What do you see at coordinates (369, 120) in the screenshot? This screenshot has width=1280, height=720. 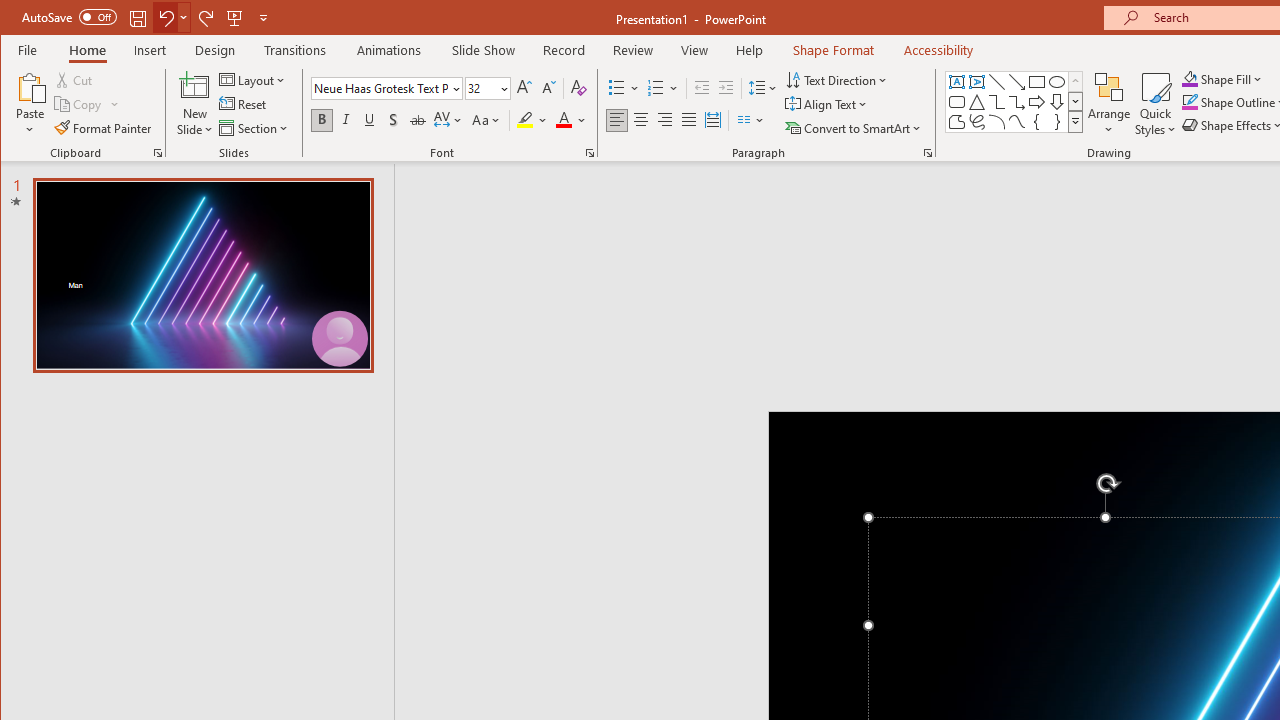 I see `'Underline'` at bounding box center [369, 120].